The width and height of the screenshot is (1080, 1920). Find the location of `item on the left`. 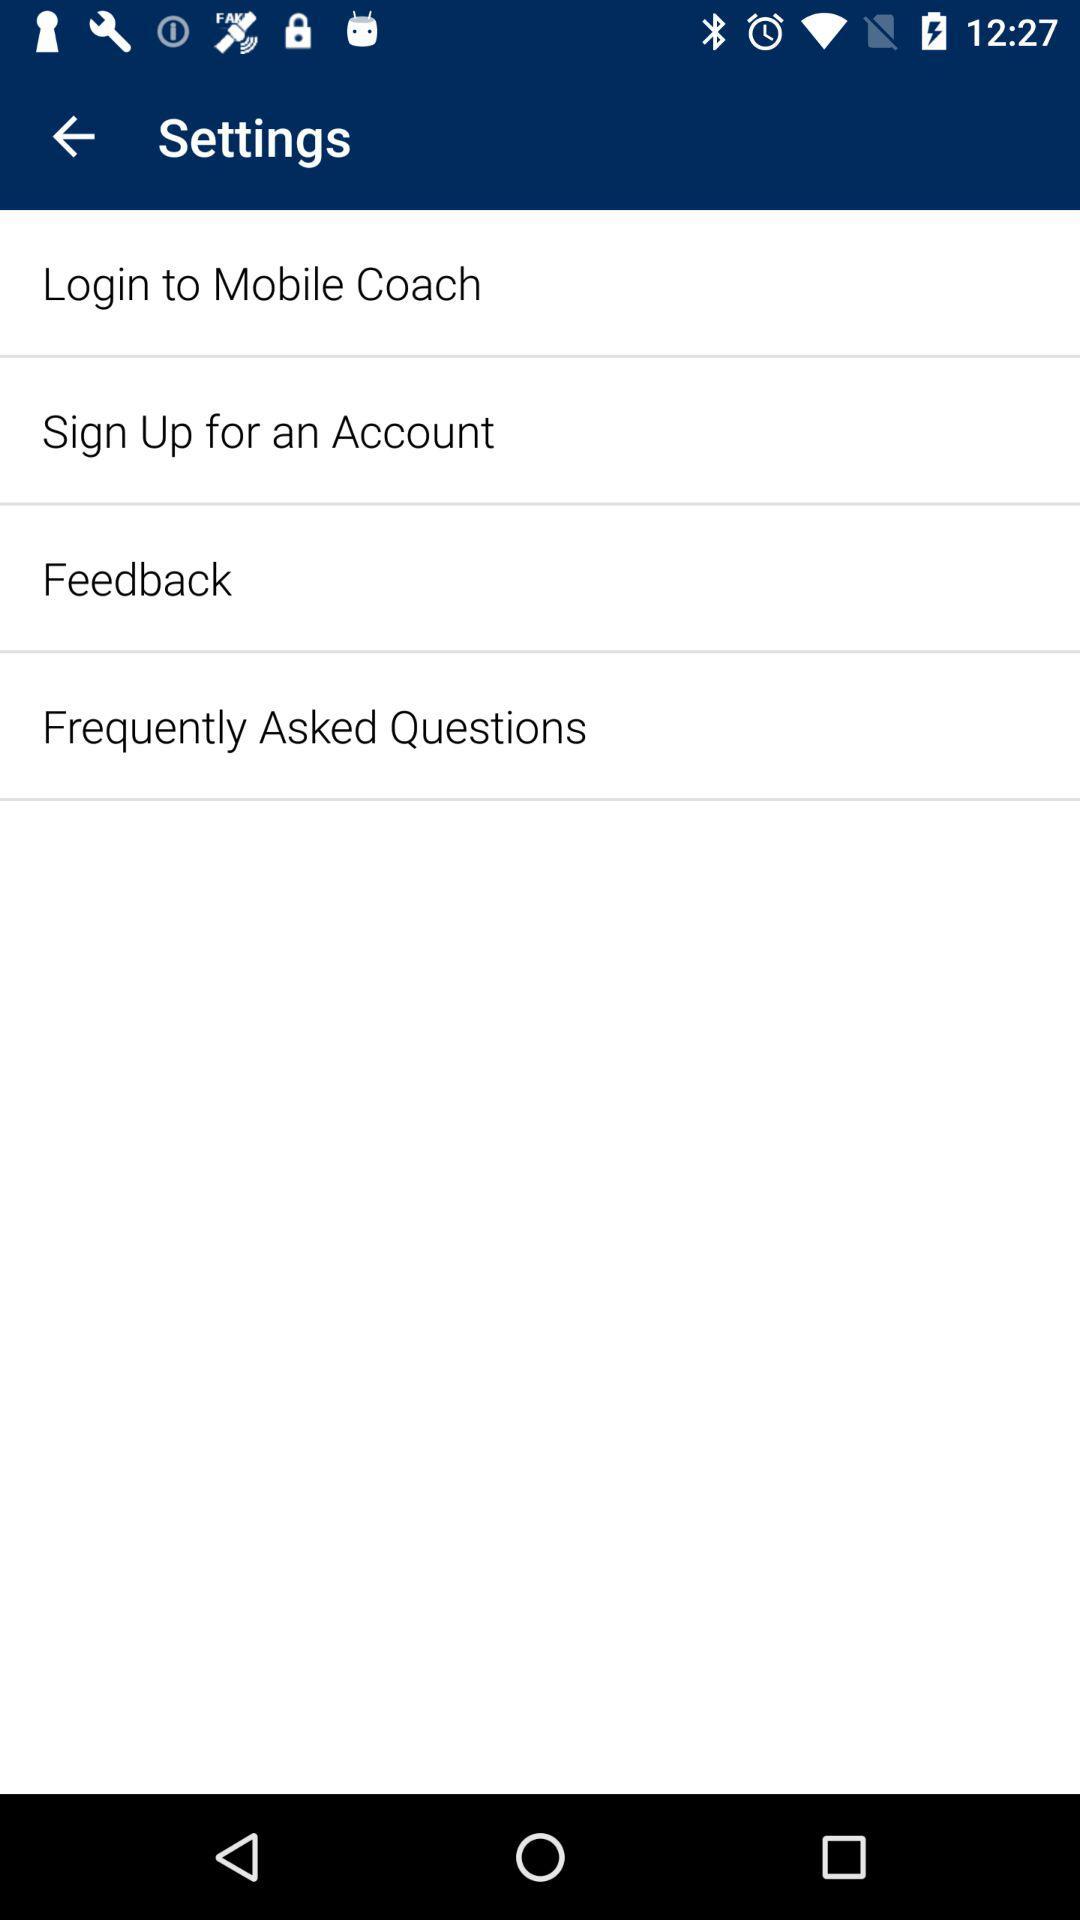

item on the left is located at coordinates (314, 724).